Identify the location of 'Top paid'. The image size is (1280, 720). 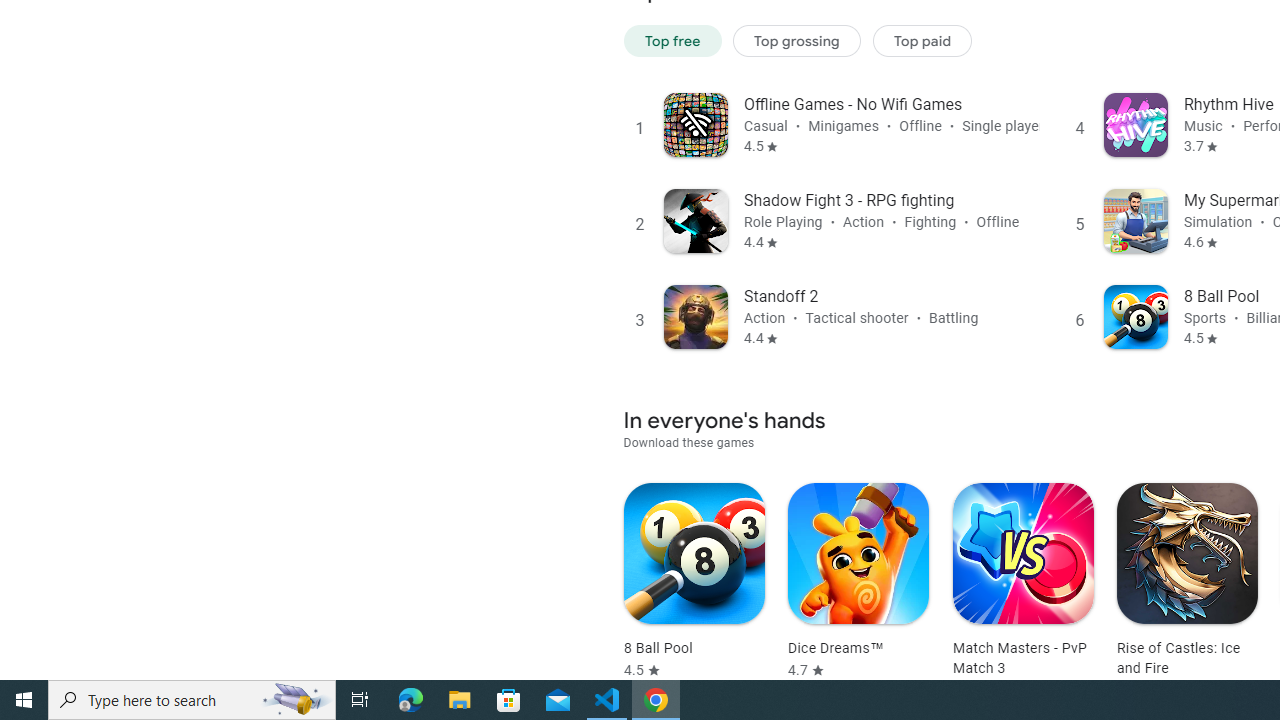
(921, 40).